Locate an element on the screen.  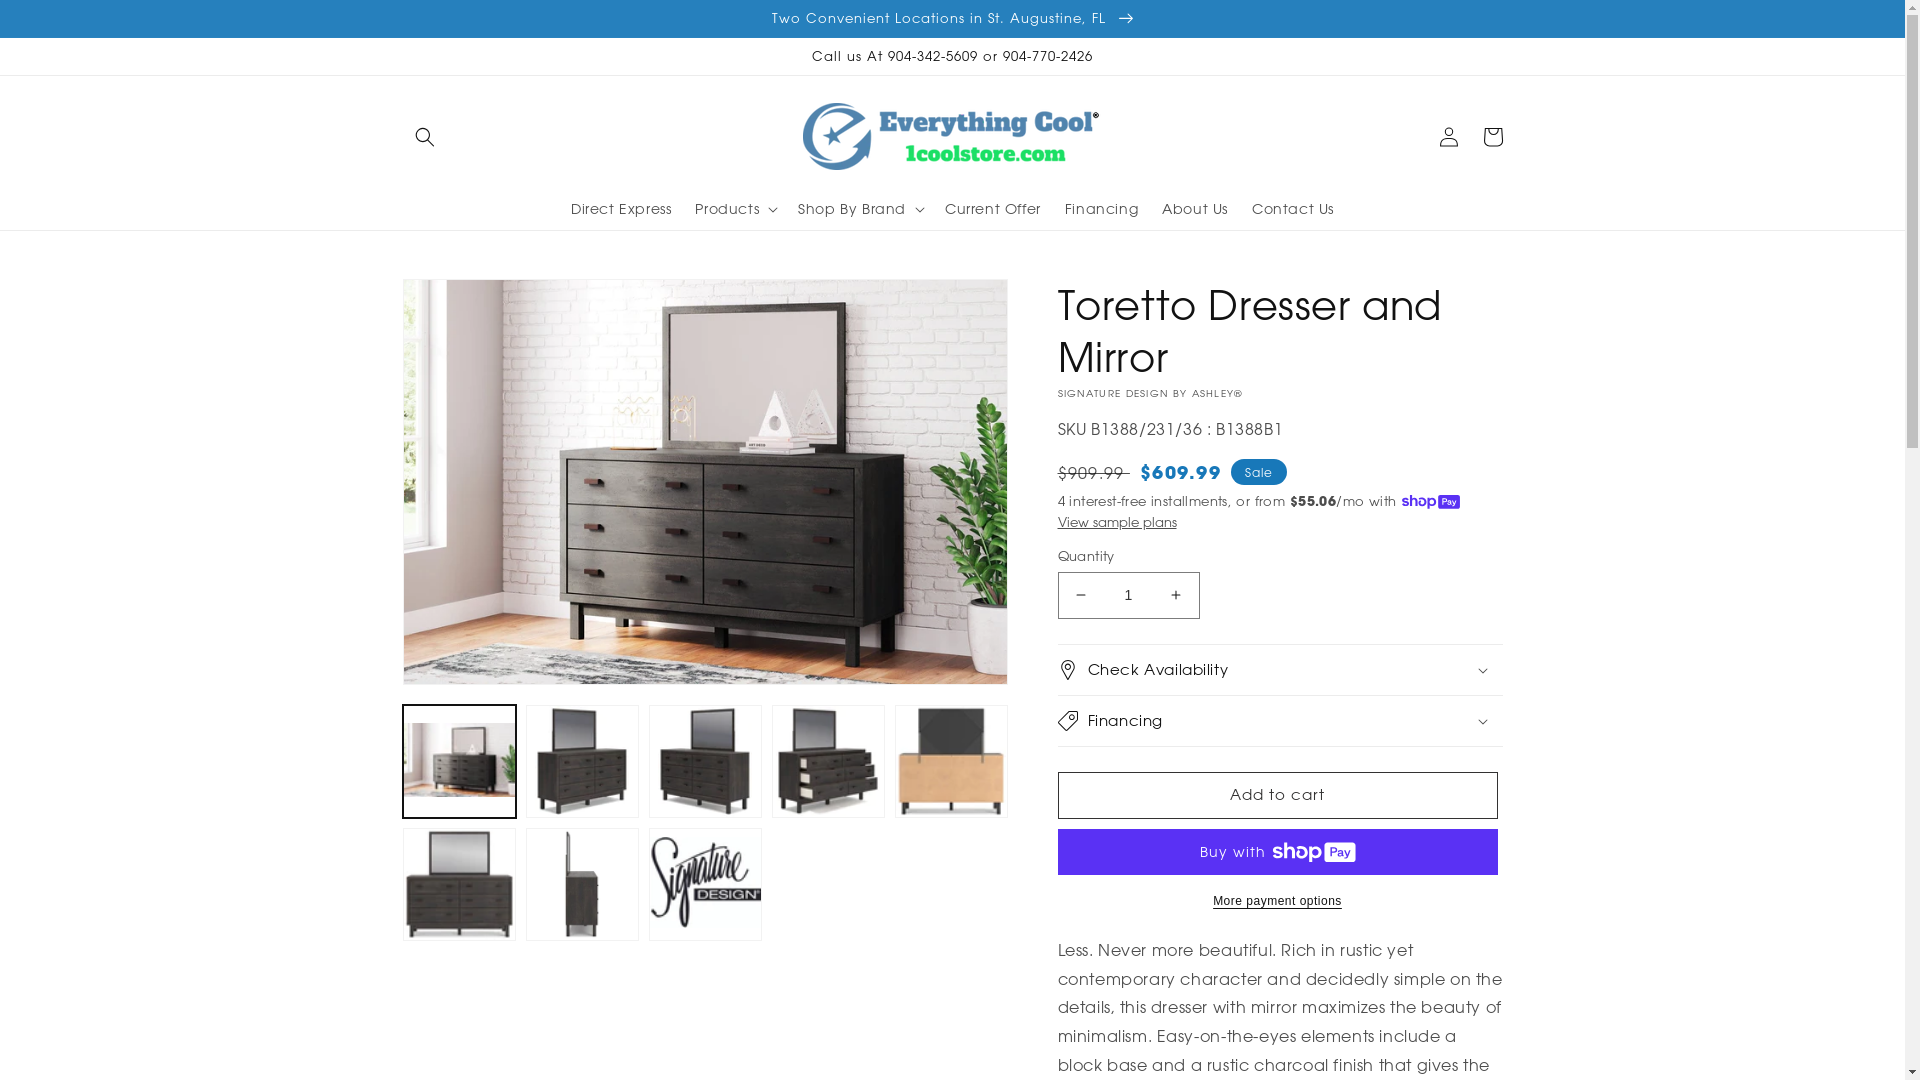
'Skip to product information' is located at coordinates (461, 301).